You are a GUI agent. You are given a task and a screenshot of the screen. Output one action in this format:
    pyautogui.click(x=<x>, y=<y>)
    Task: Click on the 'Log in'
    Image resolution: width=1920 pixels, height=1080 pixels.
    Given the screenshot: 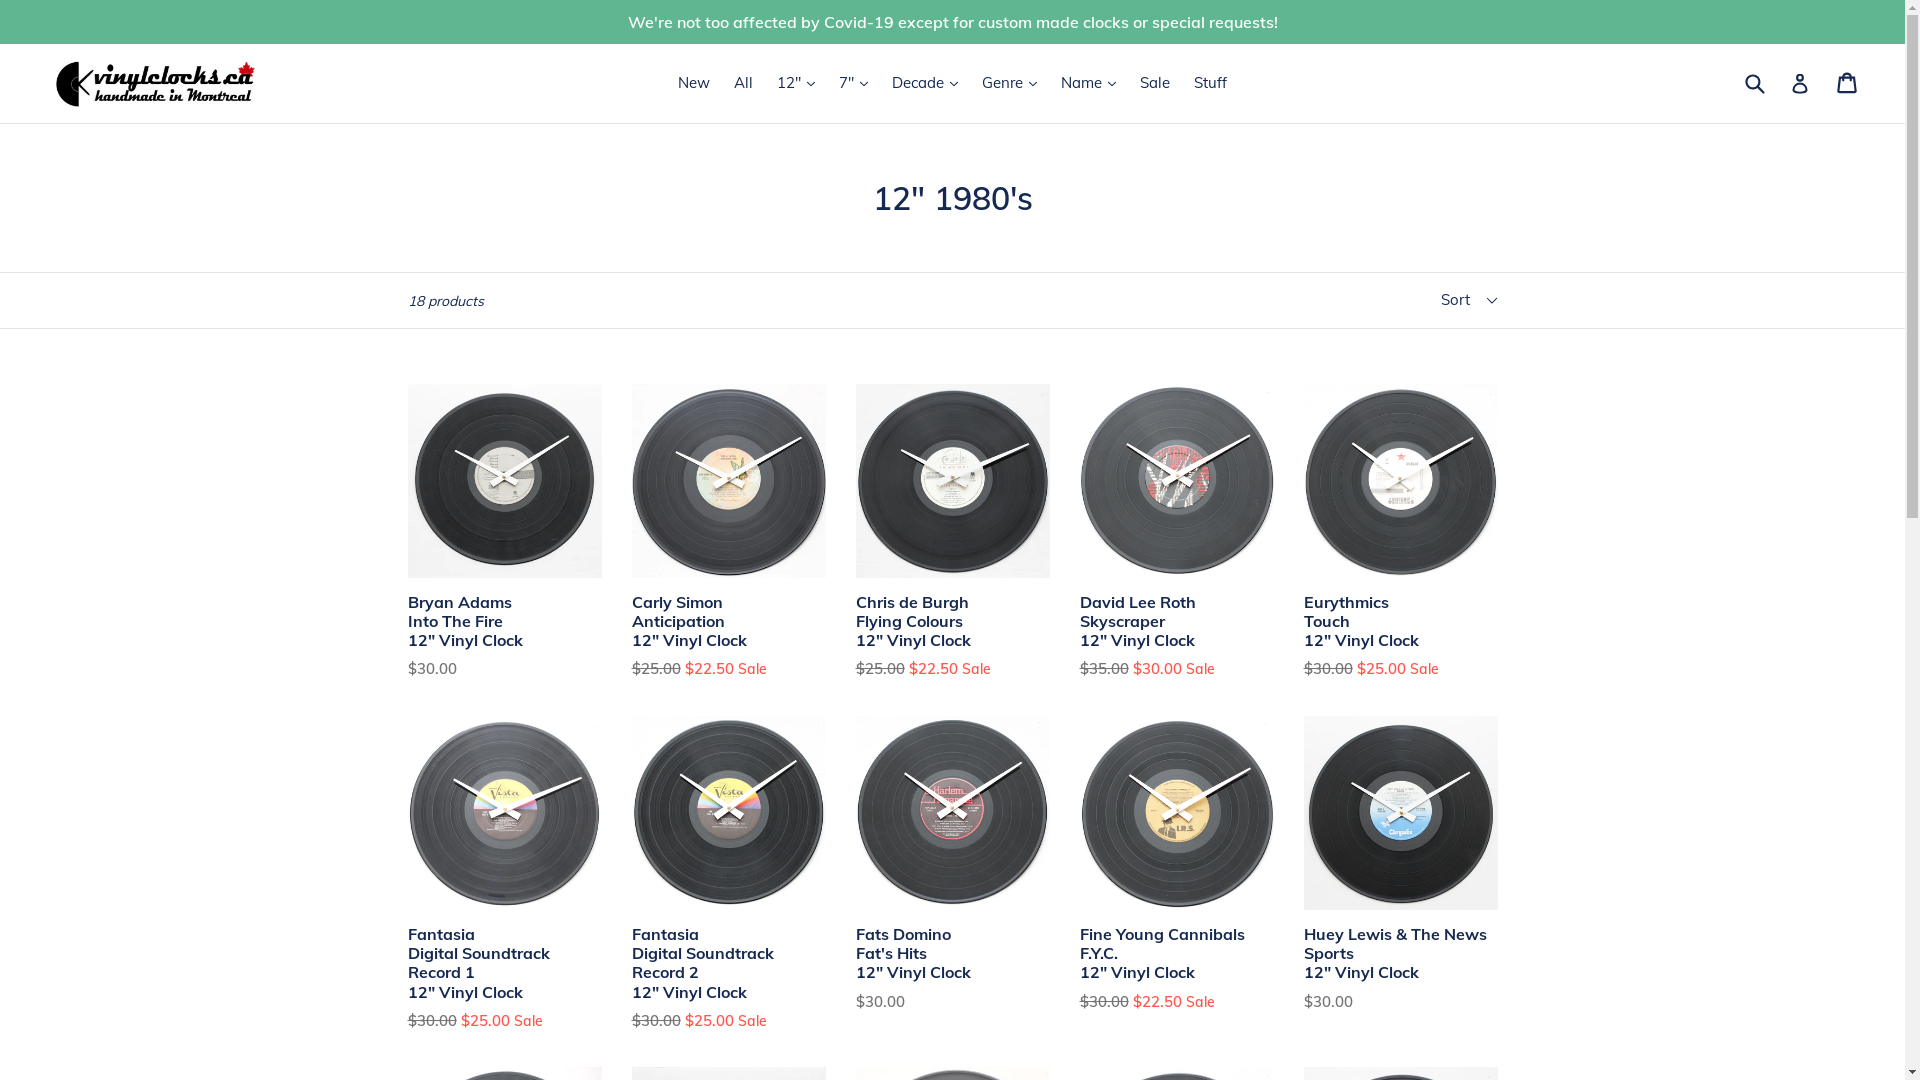 What is the action you would take?
    pyautogui.click(x=1790, y=82)
    